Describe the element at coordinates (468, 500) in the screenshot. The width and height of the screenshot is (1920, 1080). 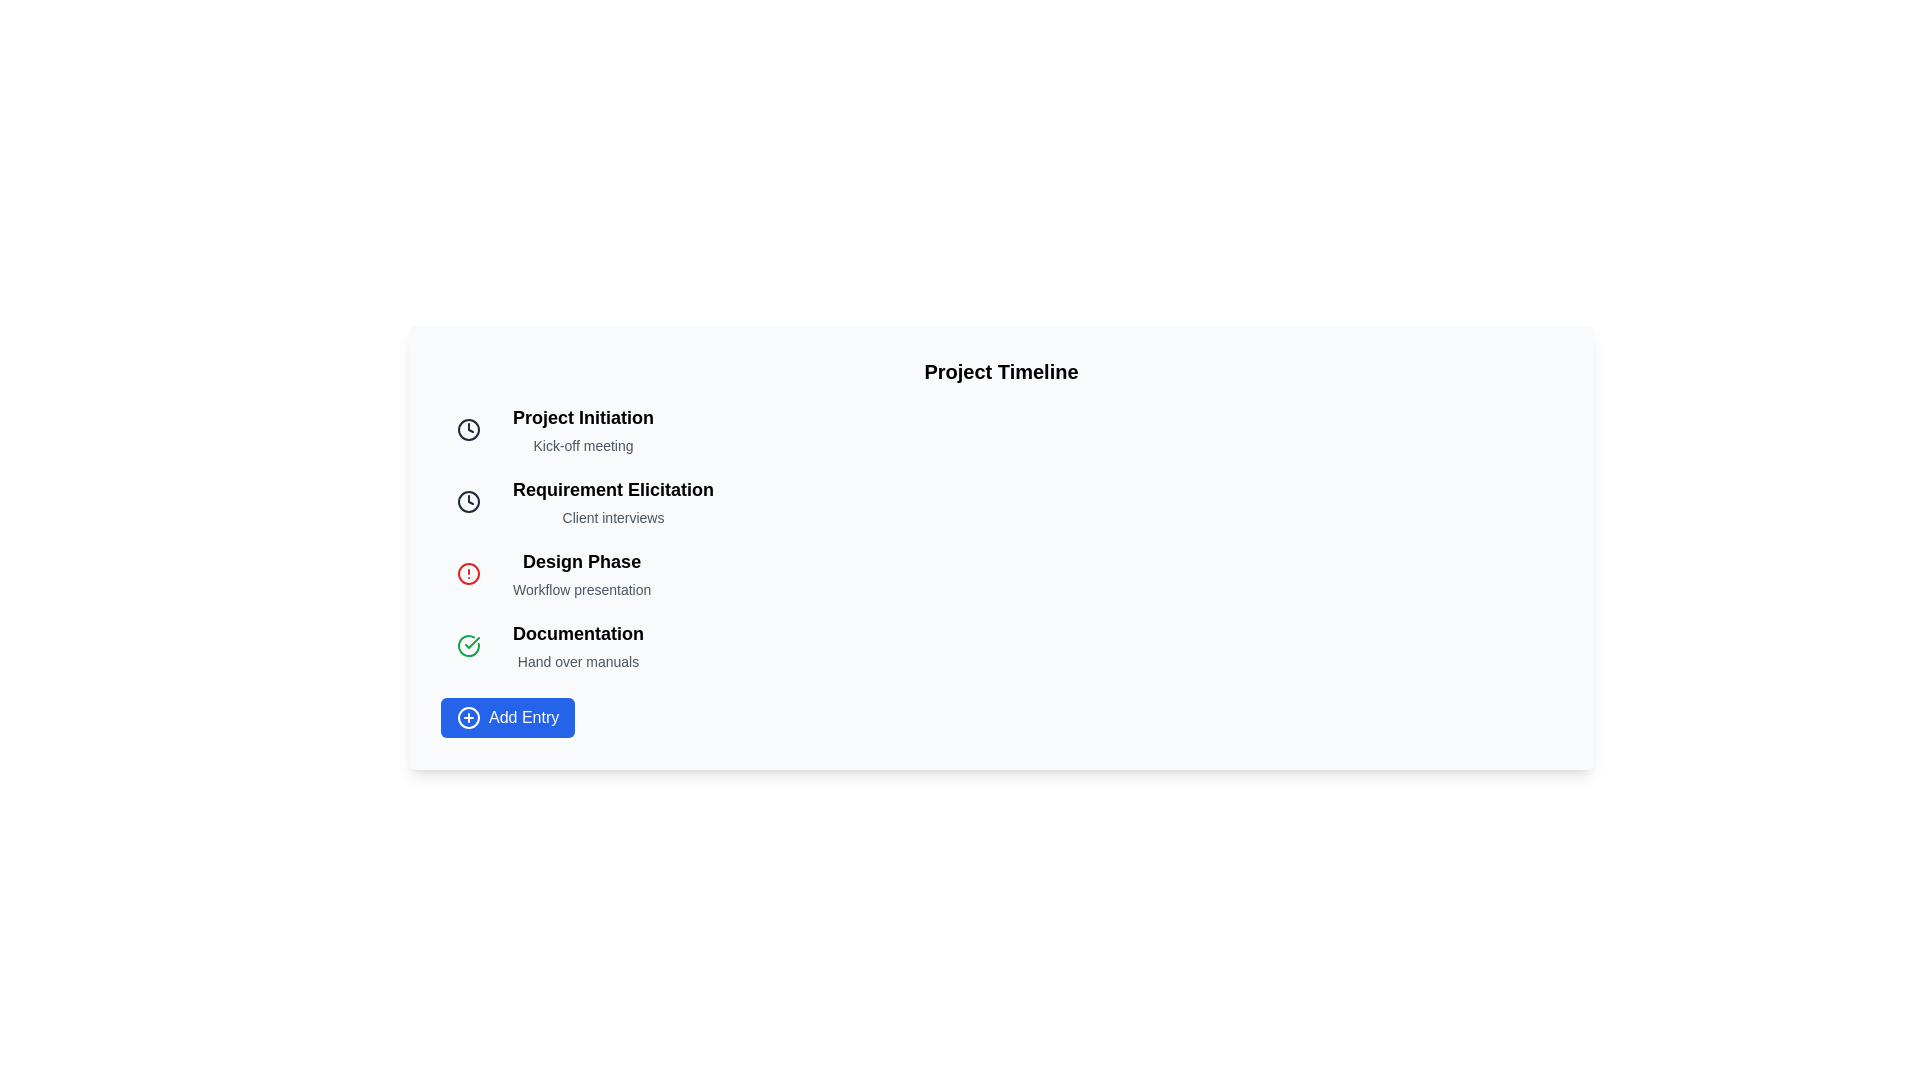
I see `the circular clock icon located next to the 'Requirement Elicitation' and 'Client interviews' text in the second row of the timeline icons` at that location.